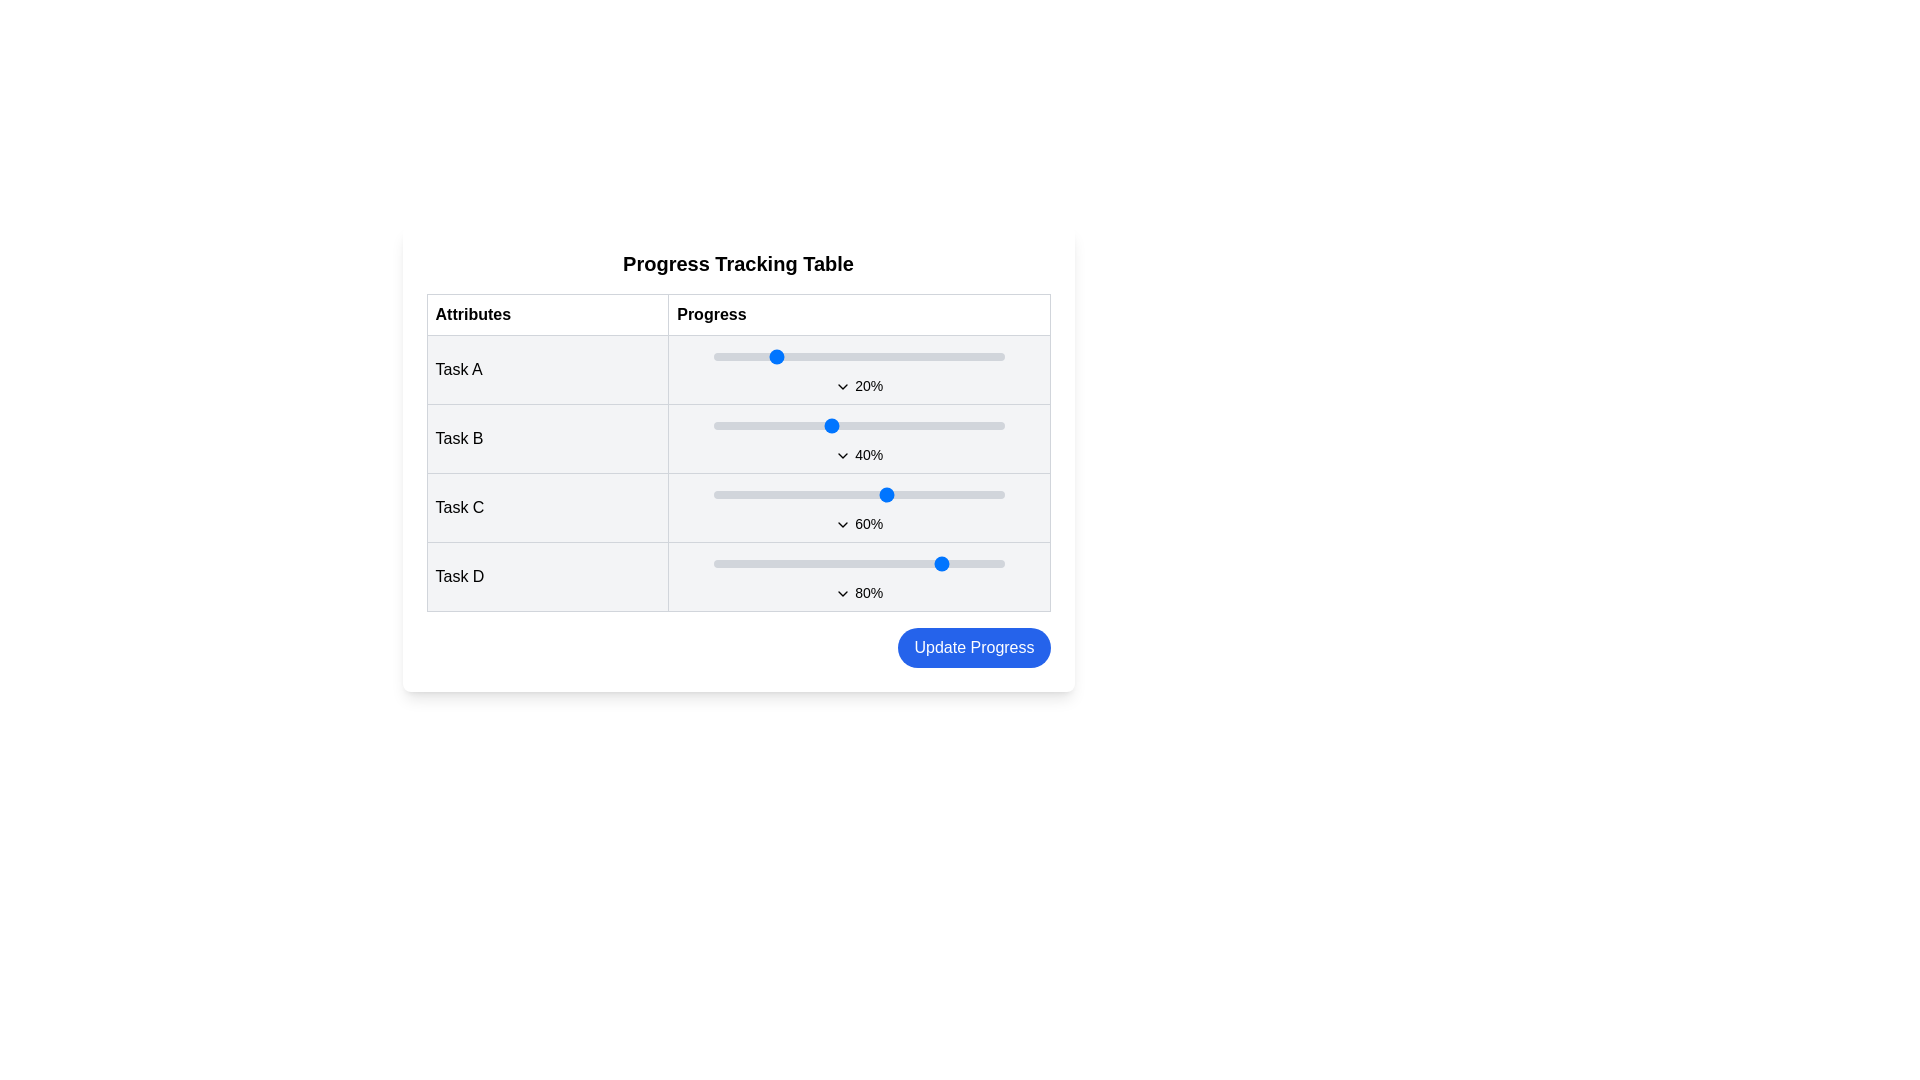  Describe the element at coordinates (818, 563) in the screenshot. I see `task progress` at that location.